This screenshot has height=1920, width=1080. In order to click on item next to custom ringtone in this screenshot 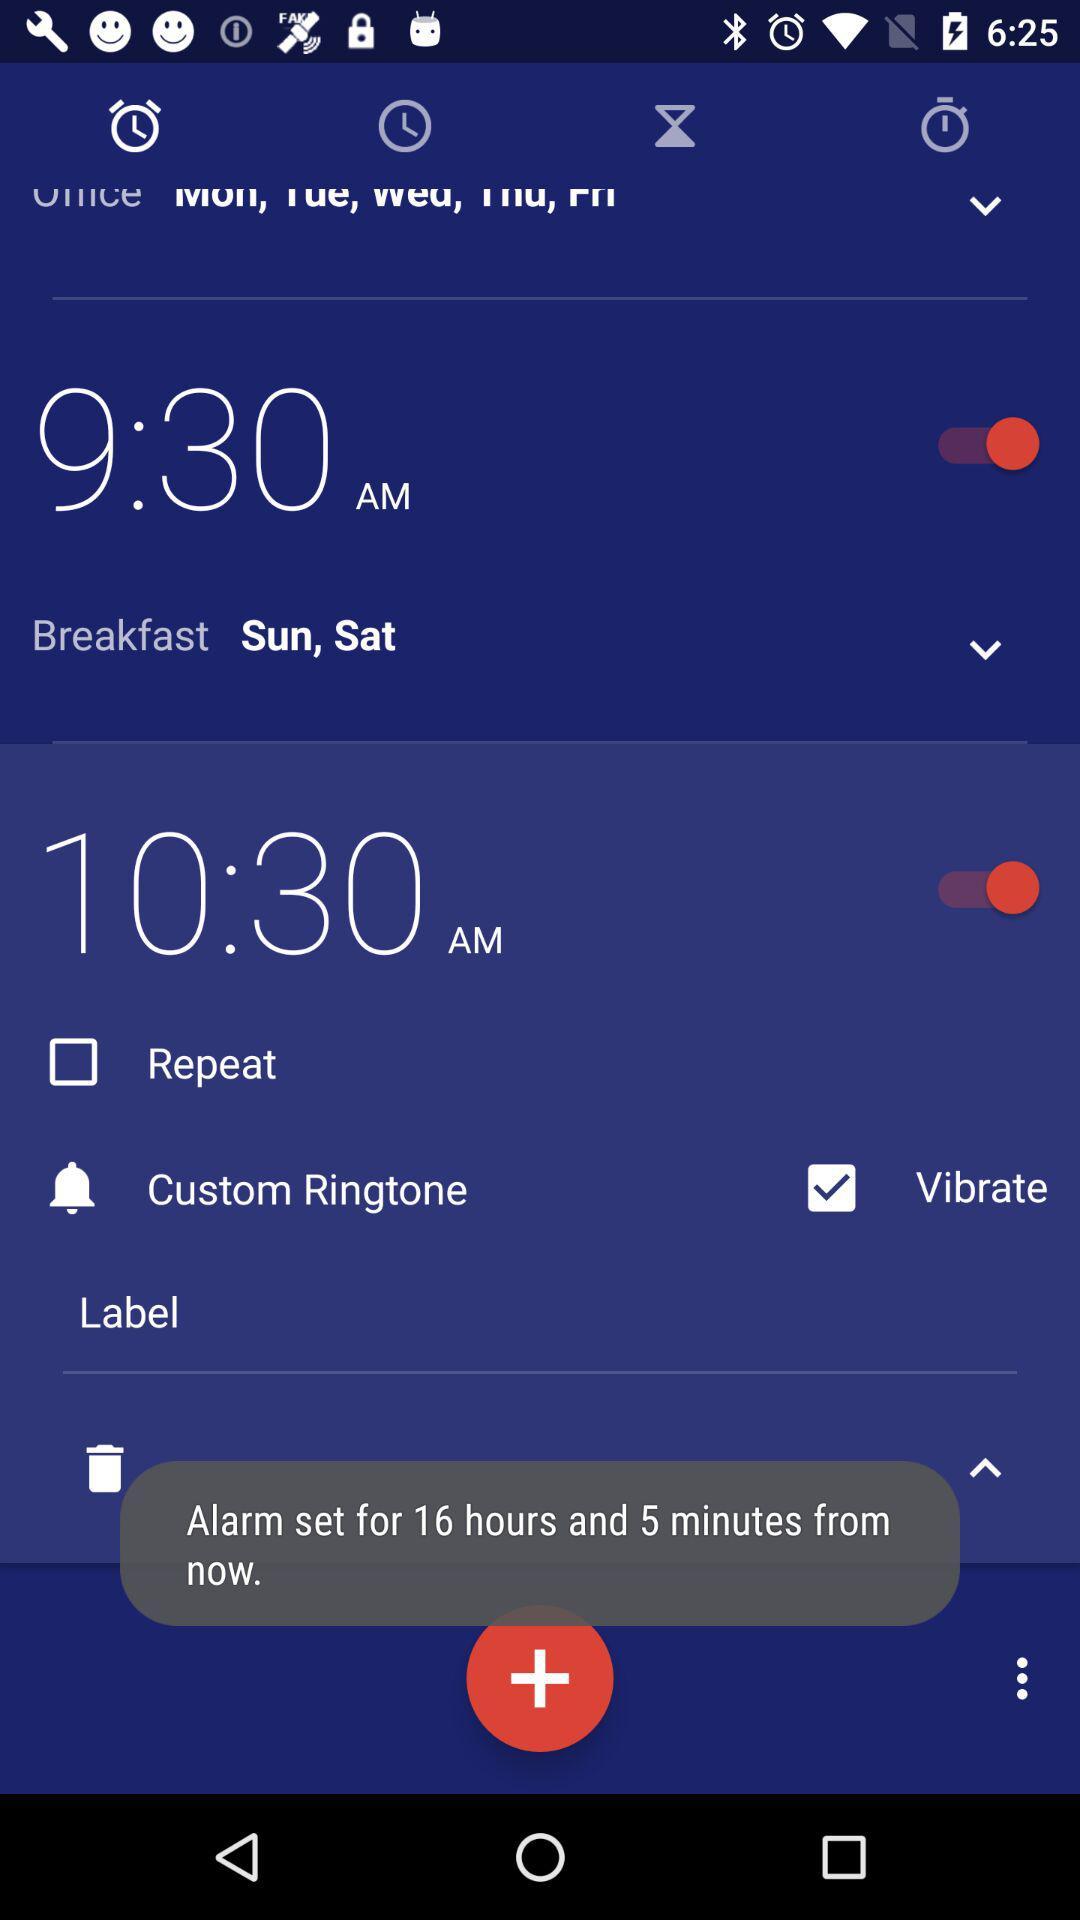, I will do `click(919, 1188)`.